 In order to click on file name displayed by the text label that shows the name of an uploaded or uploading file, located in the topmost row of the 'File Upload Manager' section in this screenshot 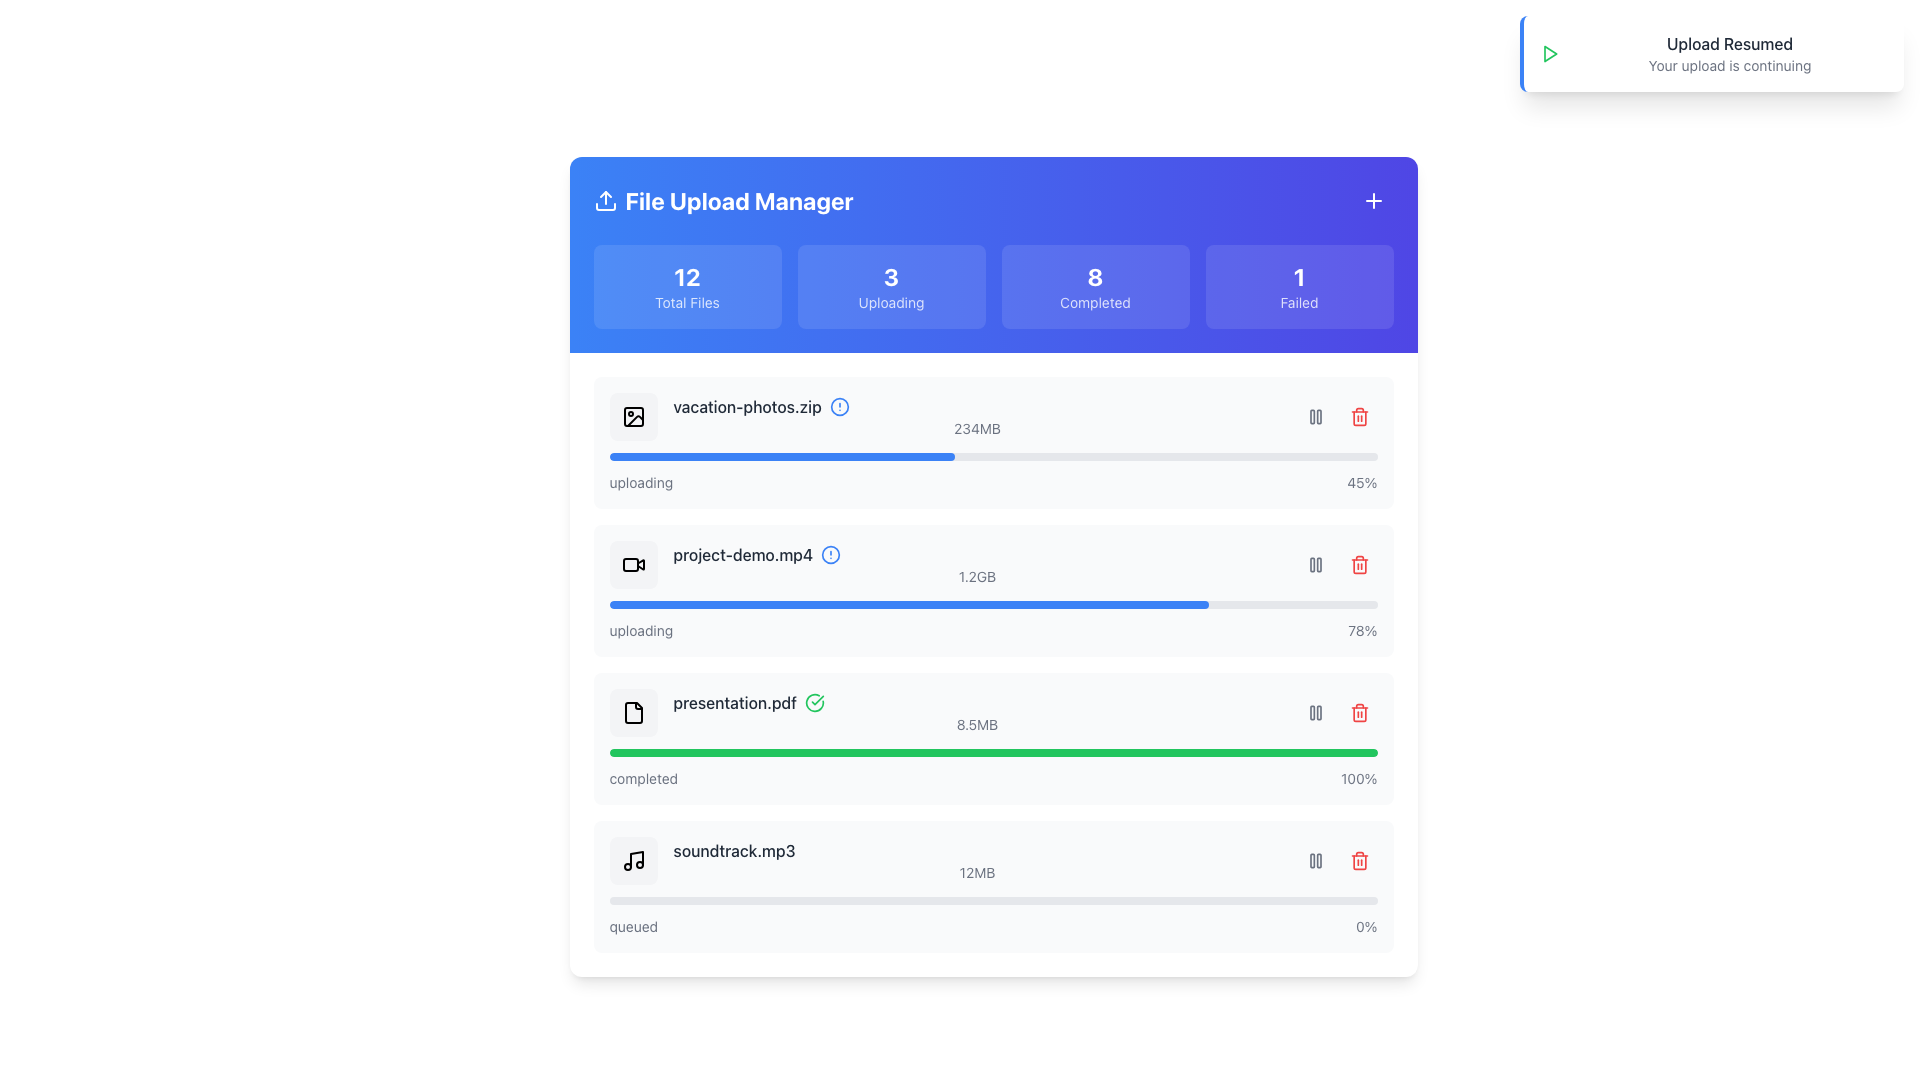, I will do `click(746, 406)`.